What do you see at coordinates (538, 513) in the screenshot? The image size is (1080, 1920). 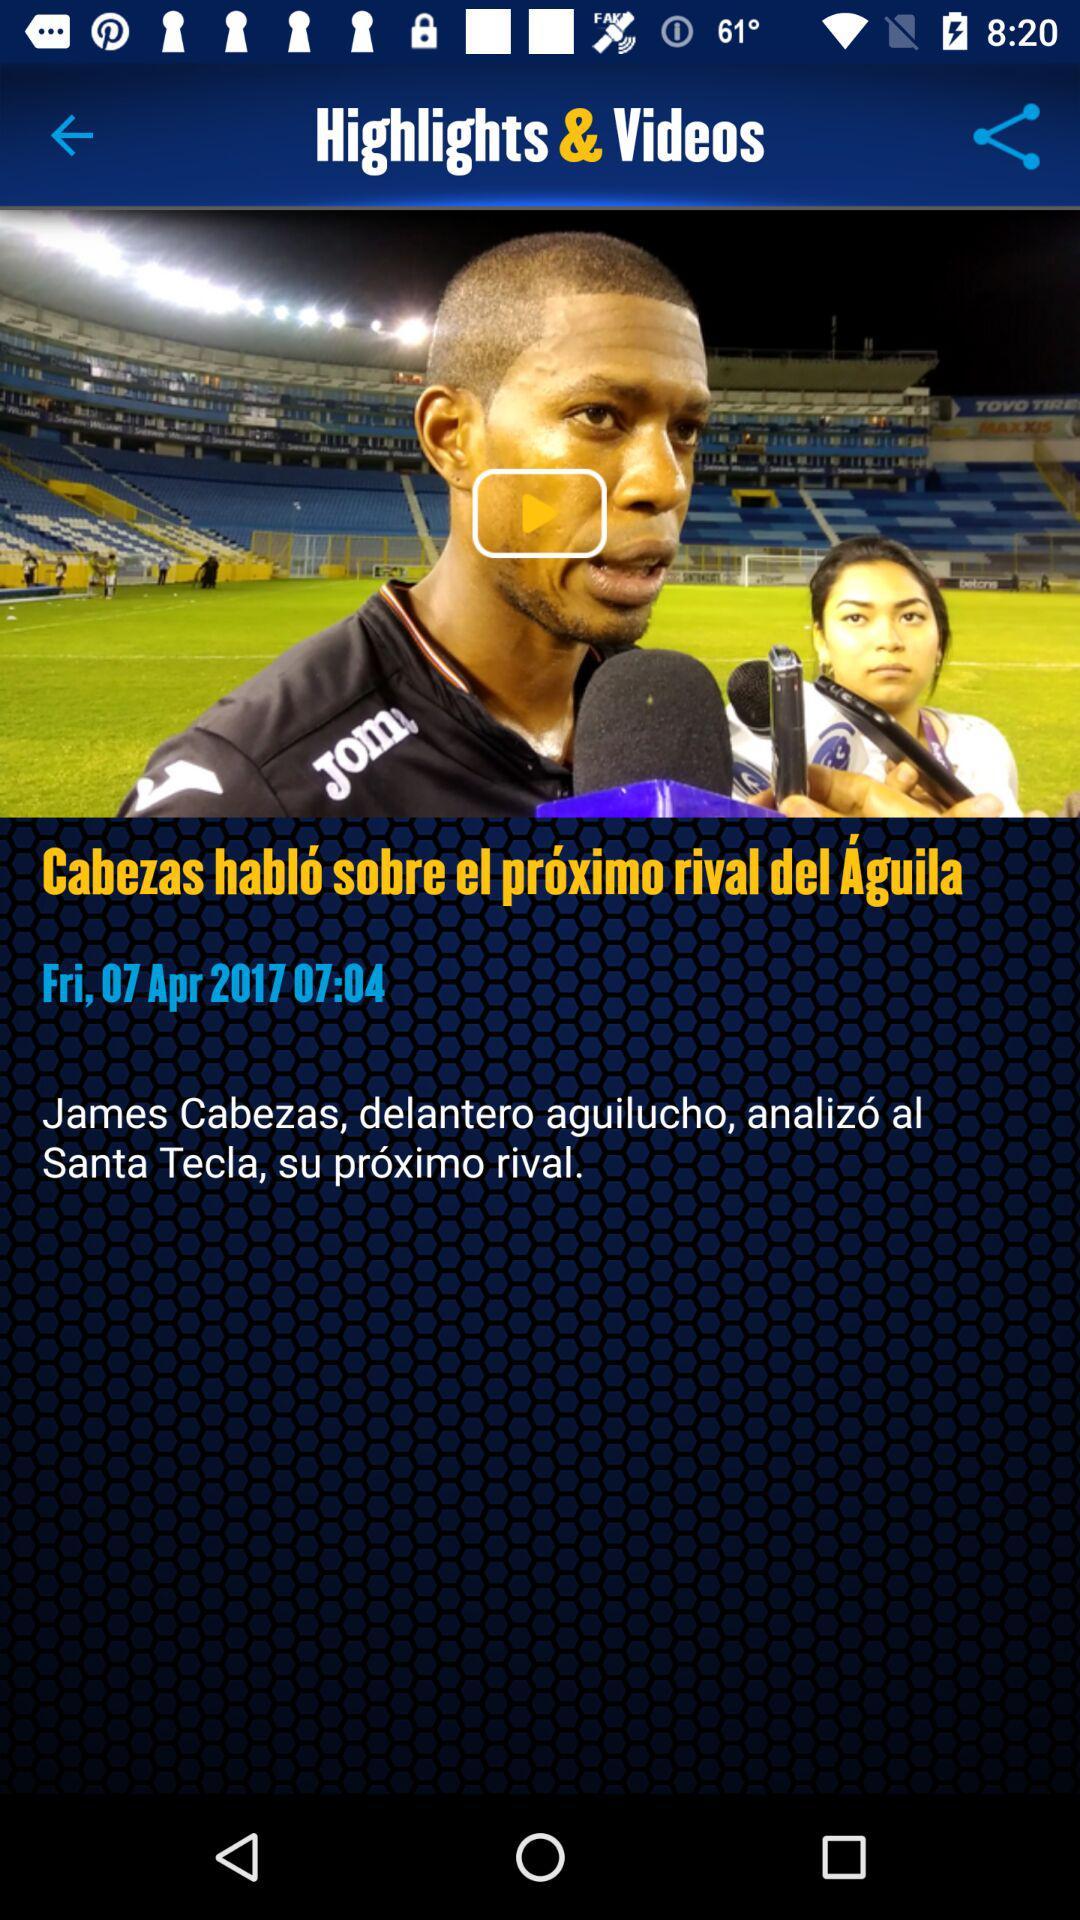 I see `the button to play the video` at bounding box center [538, 513].